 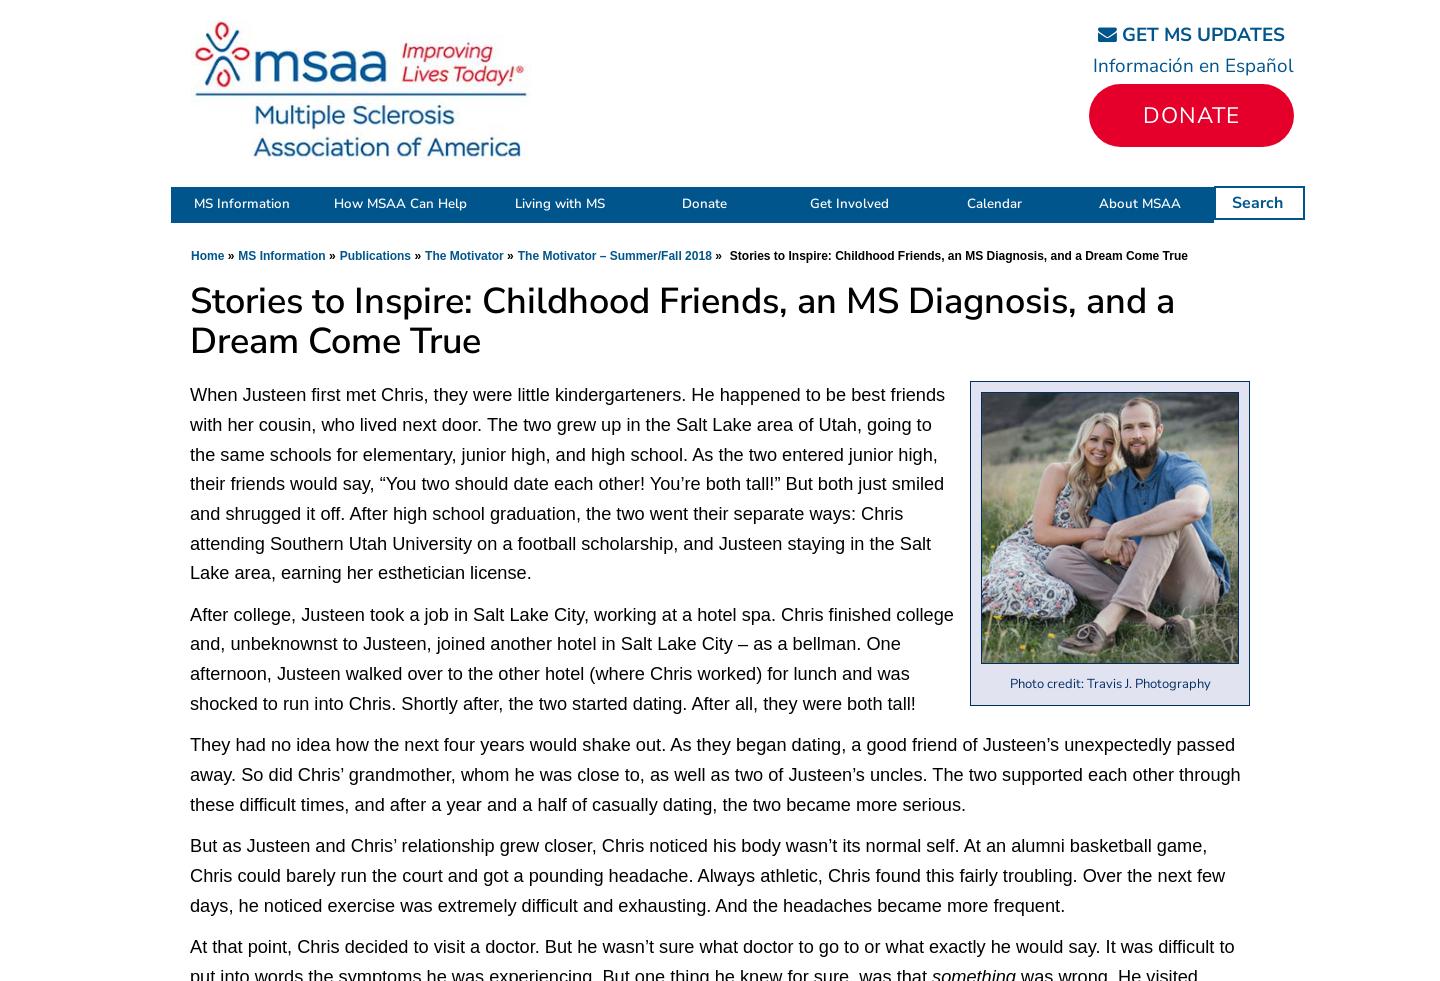 What do you see at coordinates (848, 203) in the screenshot?
I see `'Get Involved'` at bounding box center [848, 203].